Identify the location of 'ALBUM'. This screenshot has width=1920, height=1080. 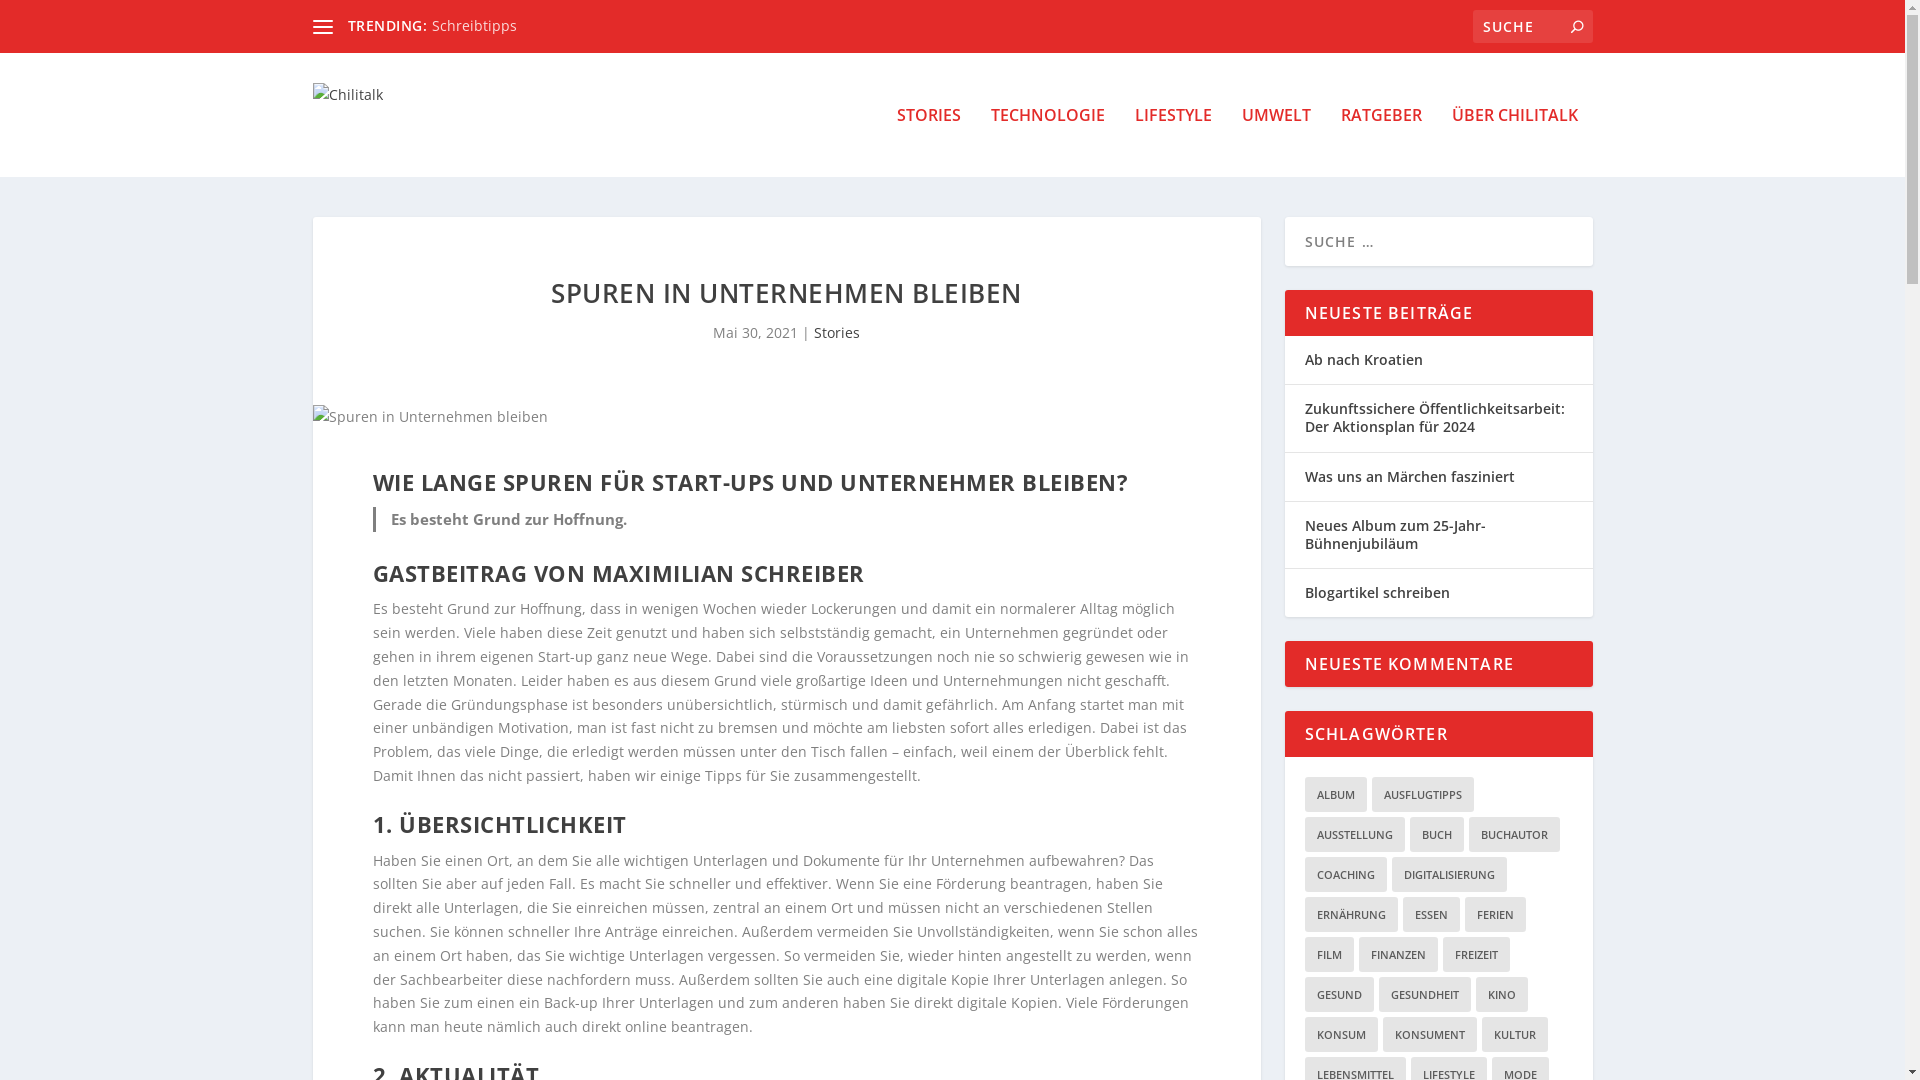
(1334, 793).